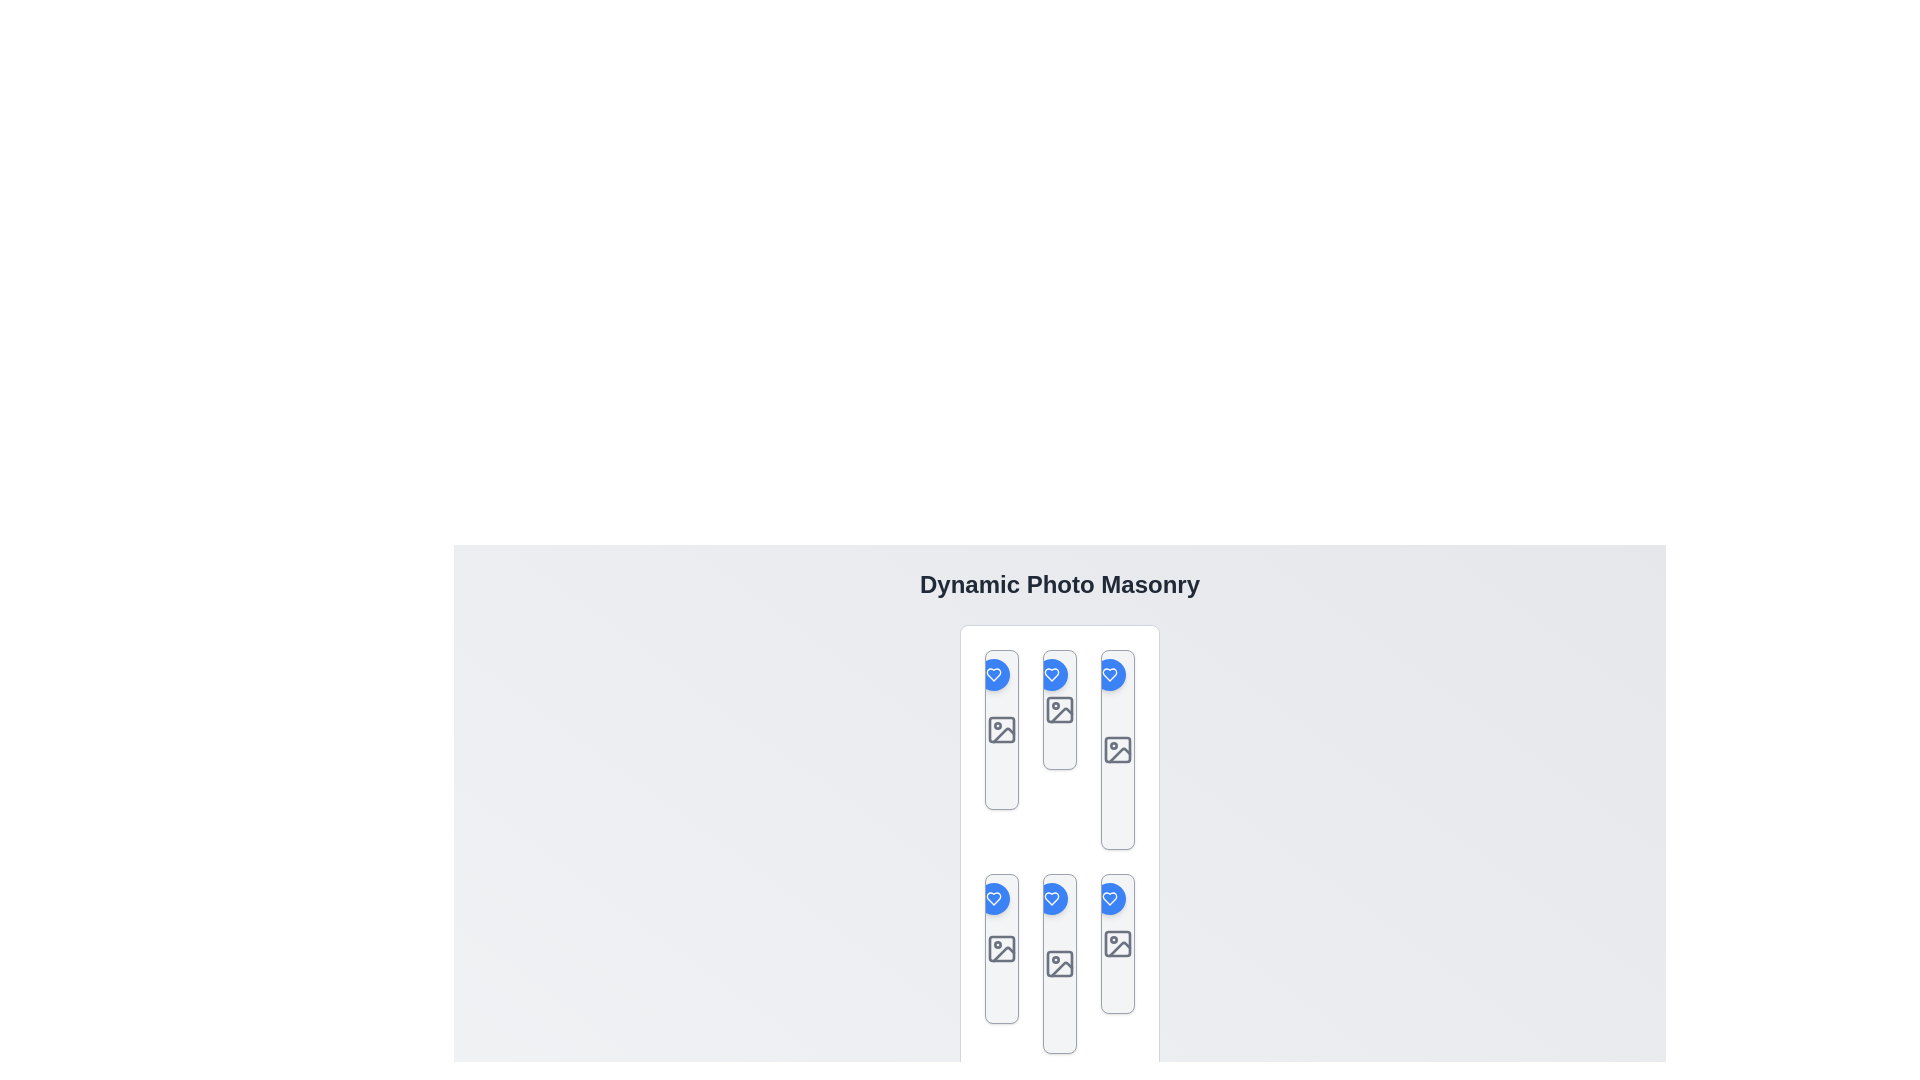  I want to click on the 'like' icon located at the top-right corner of the circular blue button on the card-like structure, so click(1108, 675).